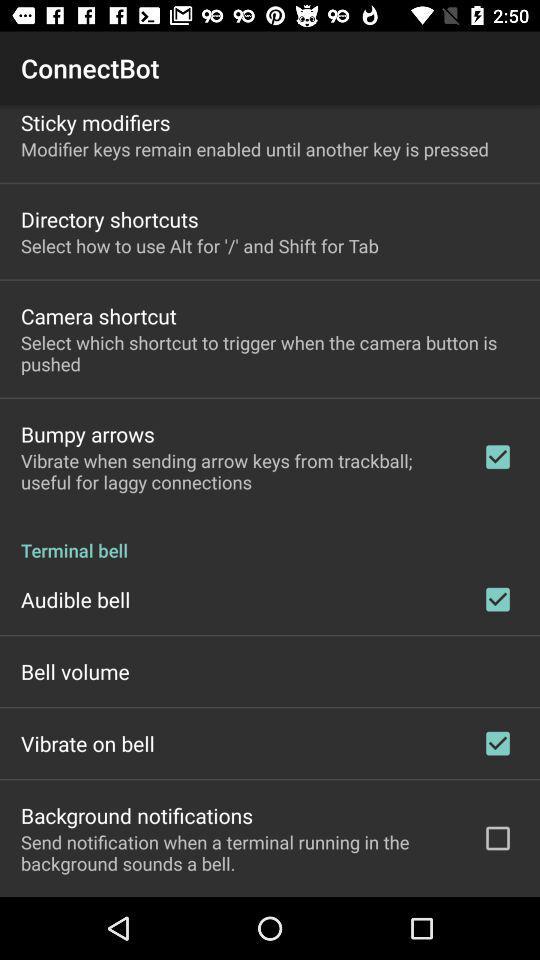  Describe the element at coordinates (74, 599) in the screenshot. I see `the audible bell app` at that location.